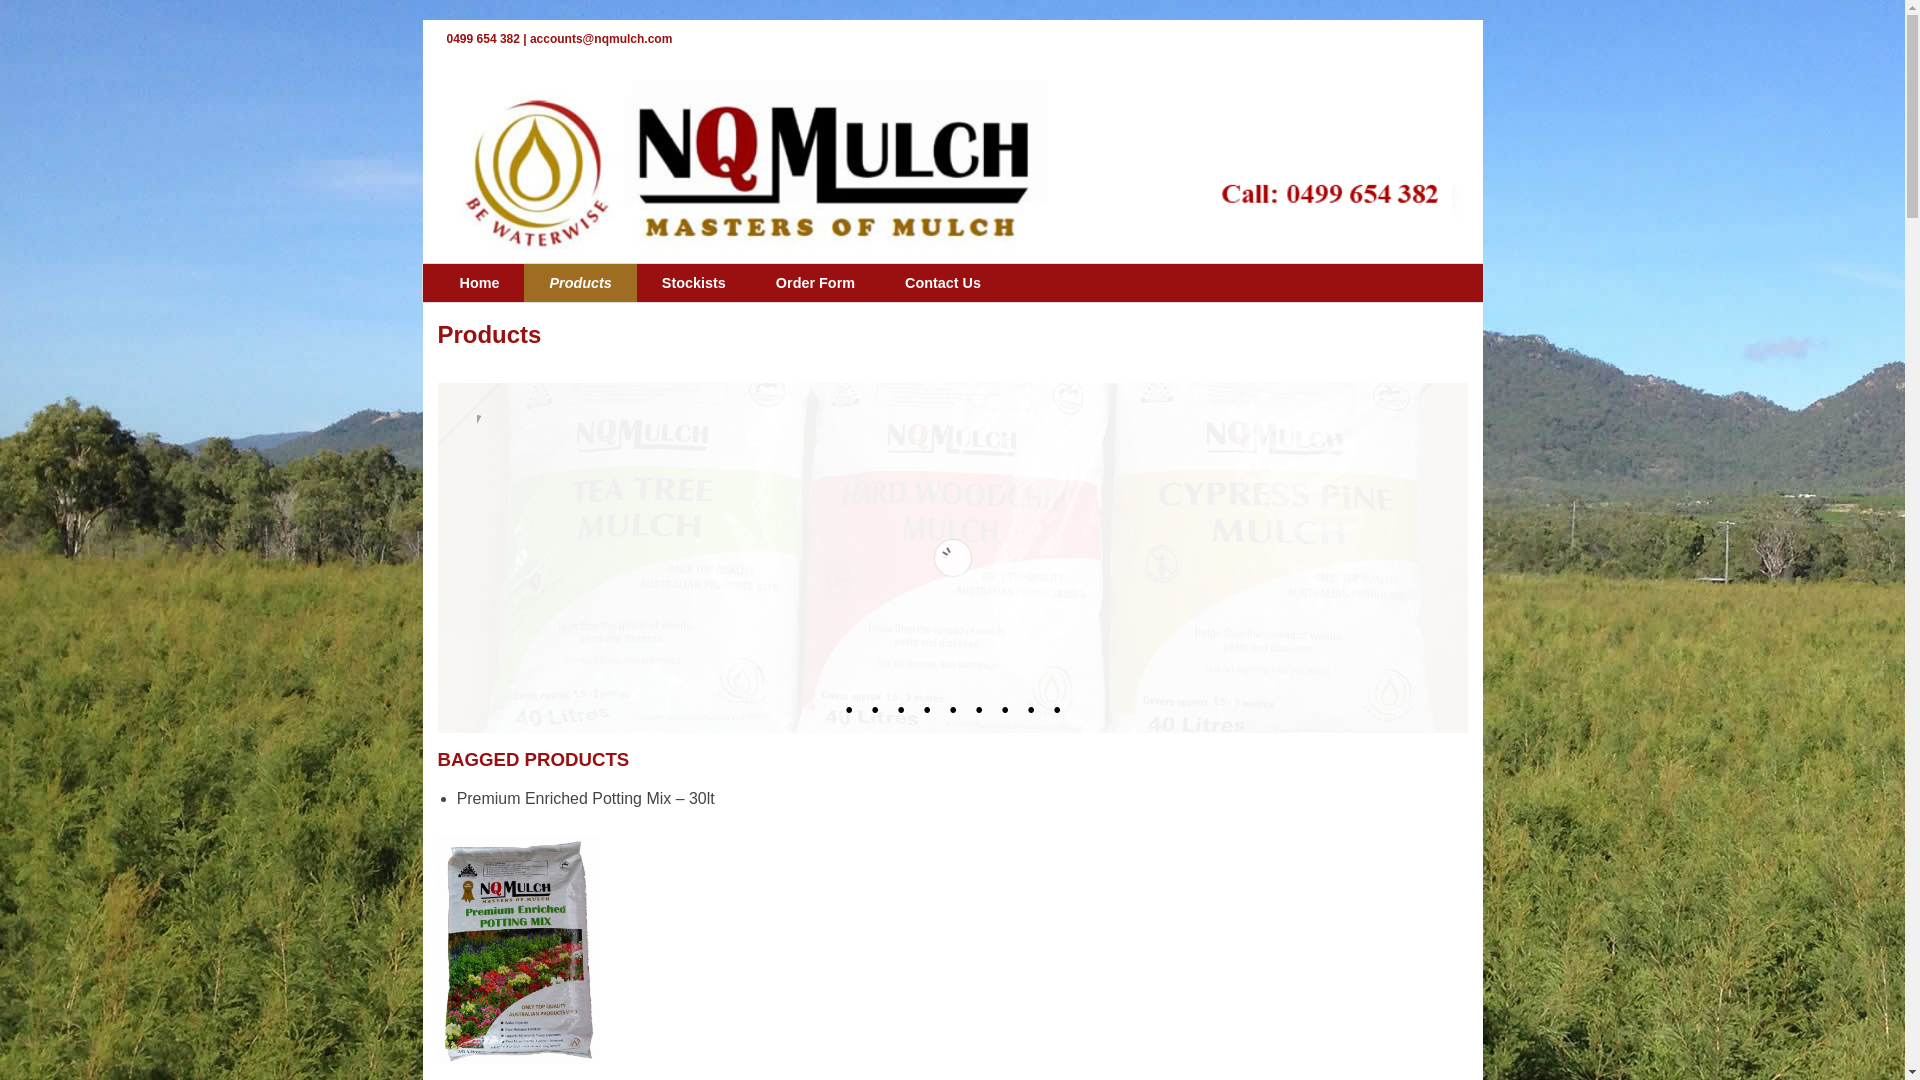 Image resolution: width=1920 pixels, height=1080 pixels. What do you see at coordinates (694, 282) in the screenshot?
I see `'Stockists'` at bounding box center [694, 282].